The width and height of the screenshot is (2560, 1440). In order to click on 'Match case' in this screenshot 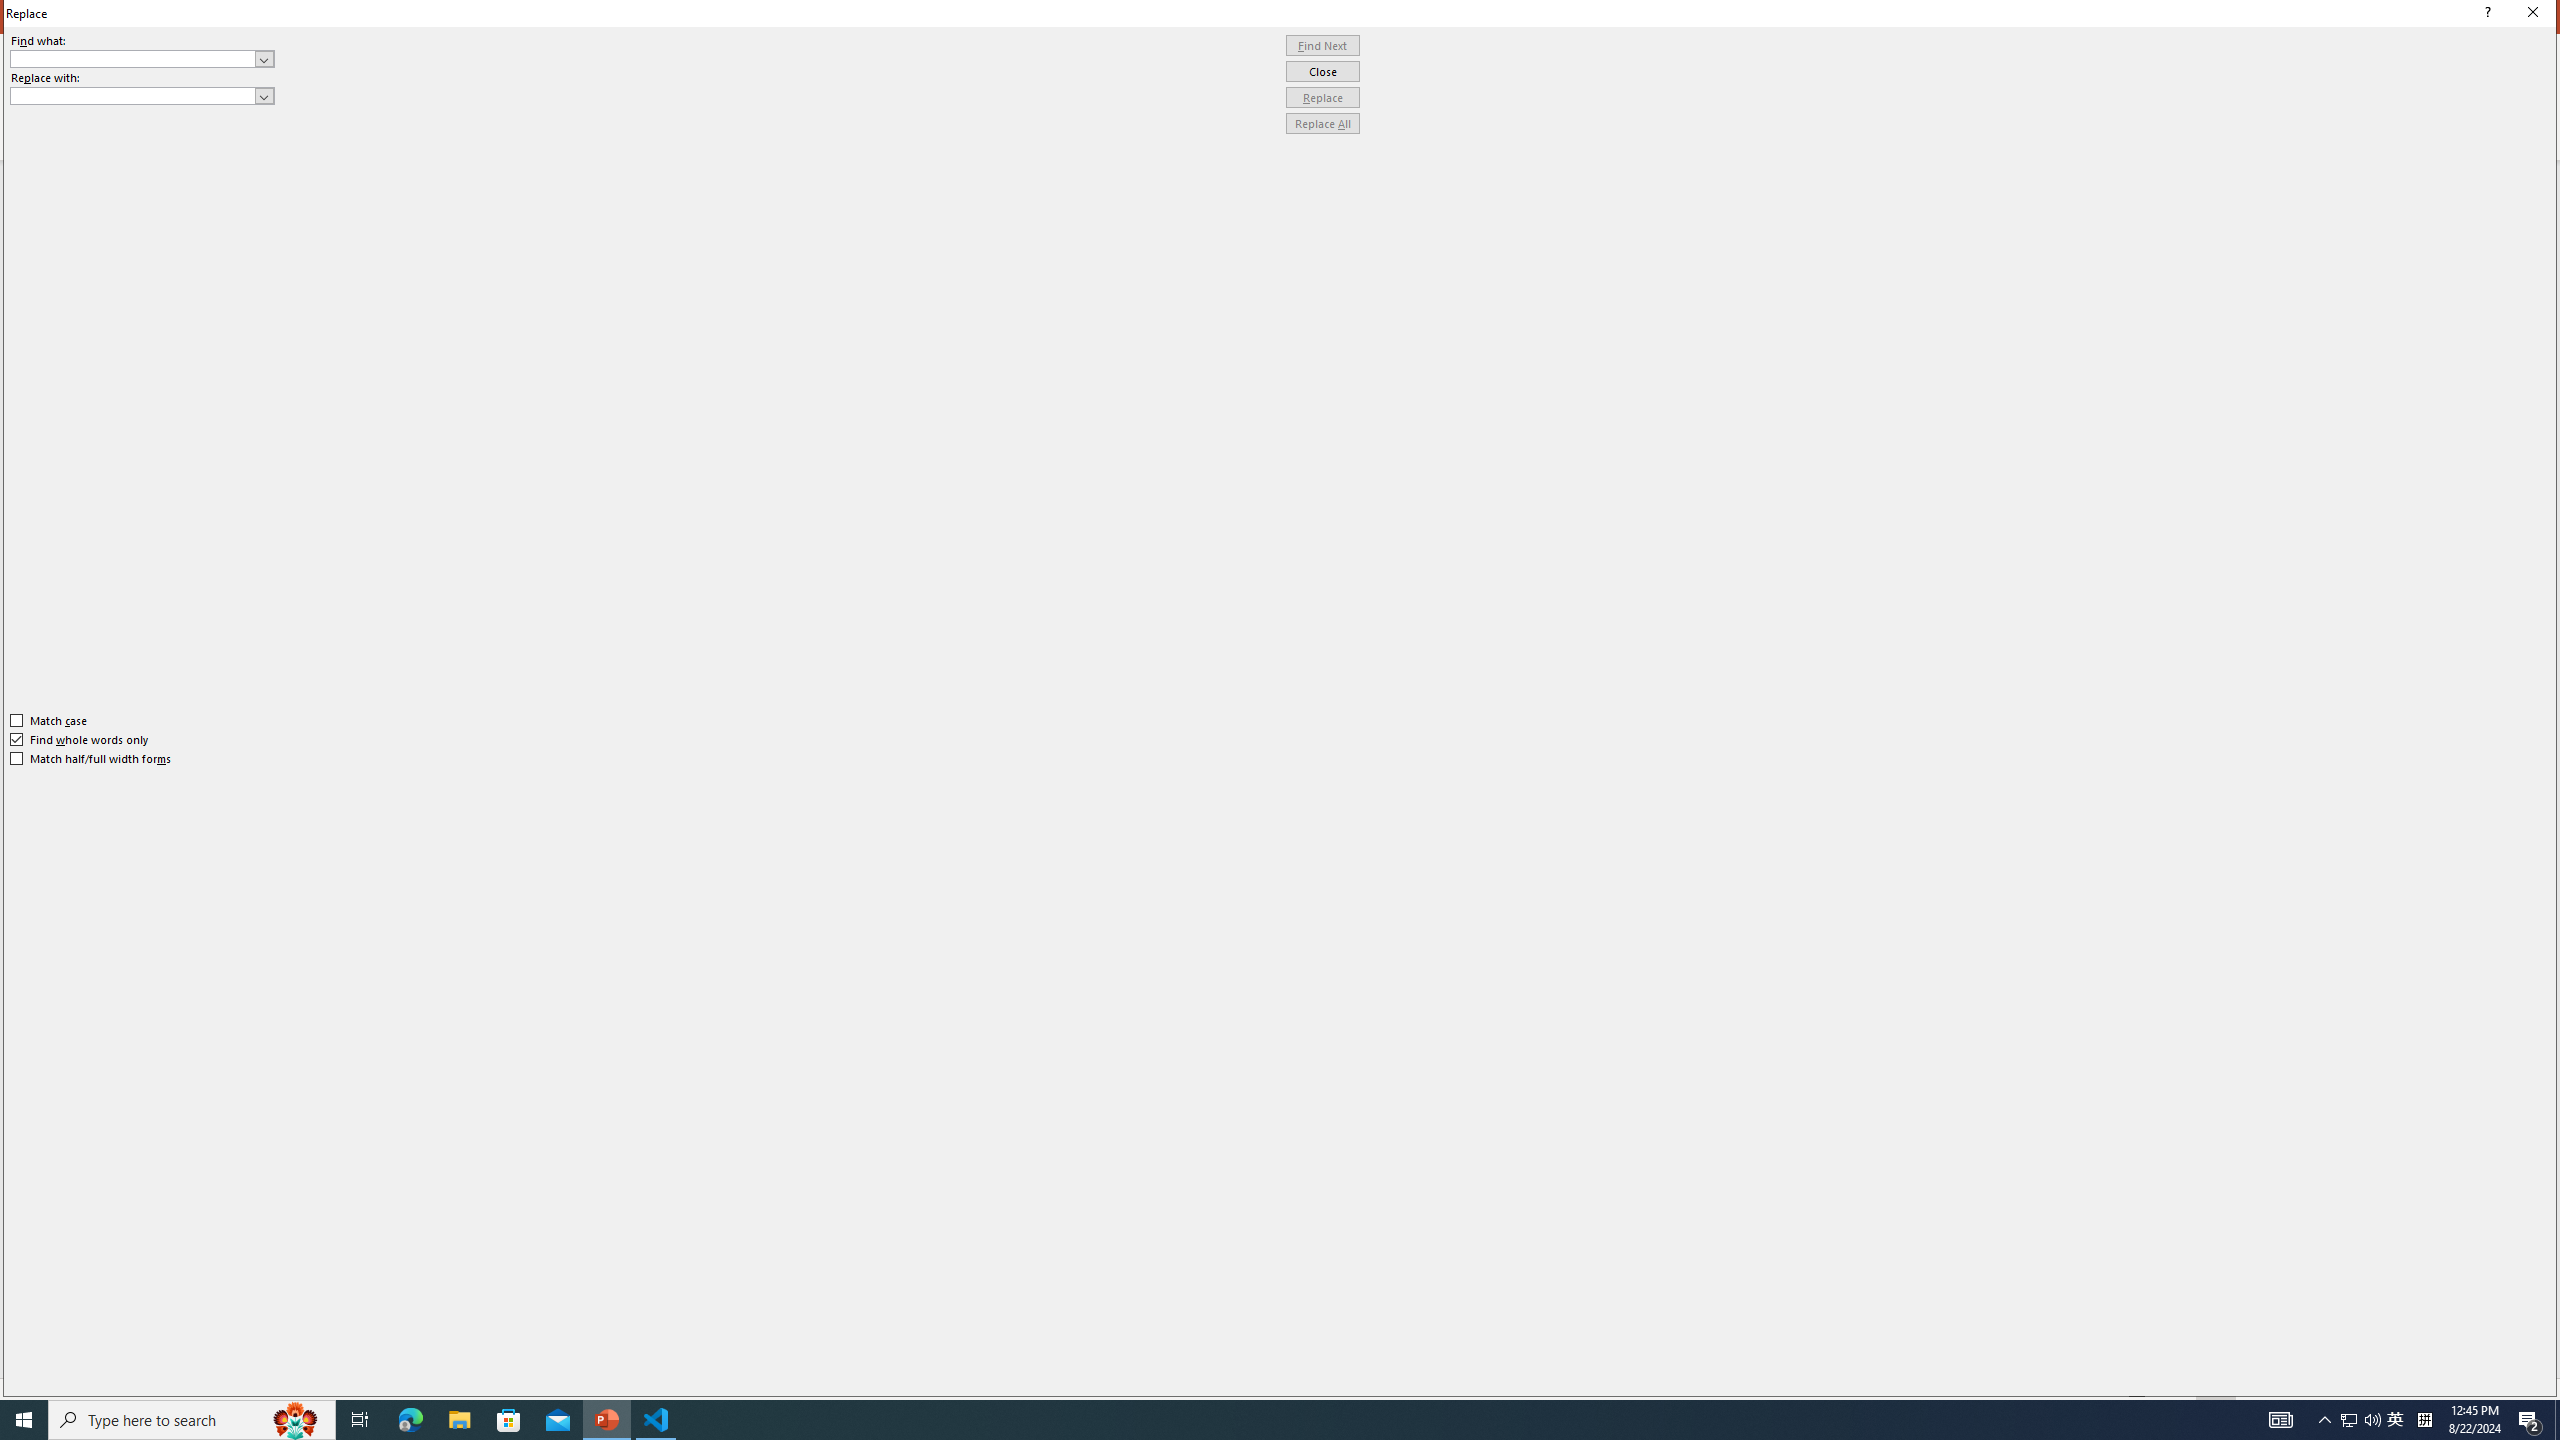, I will do `click(48, 720)`.